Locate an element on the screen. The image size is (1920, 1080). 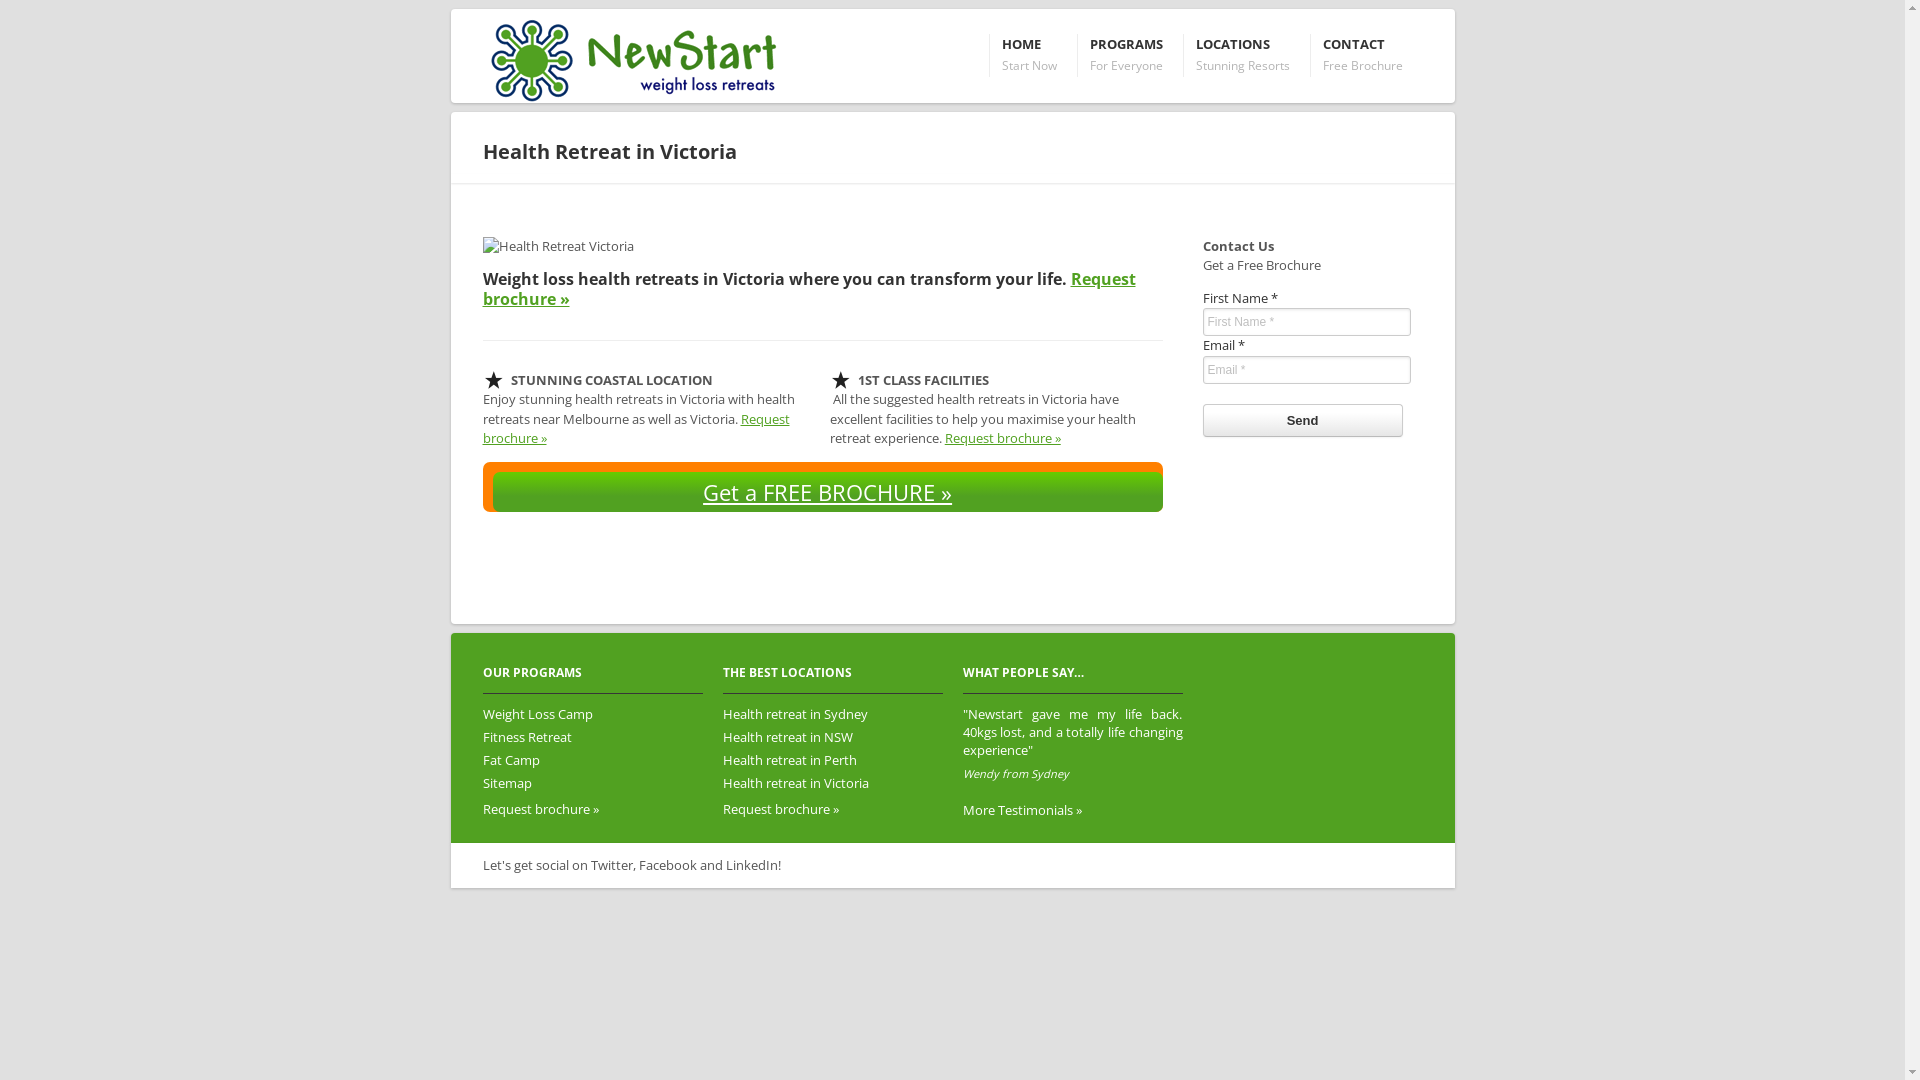
'Health retreat in Perth' is located at coordinates (787, 759).